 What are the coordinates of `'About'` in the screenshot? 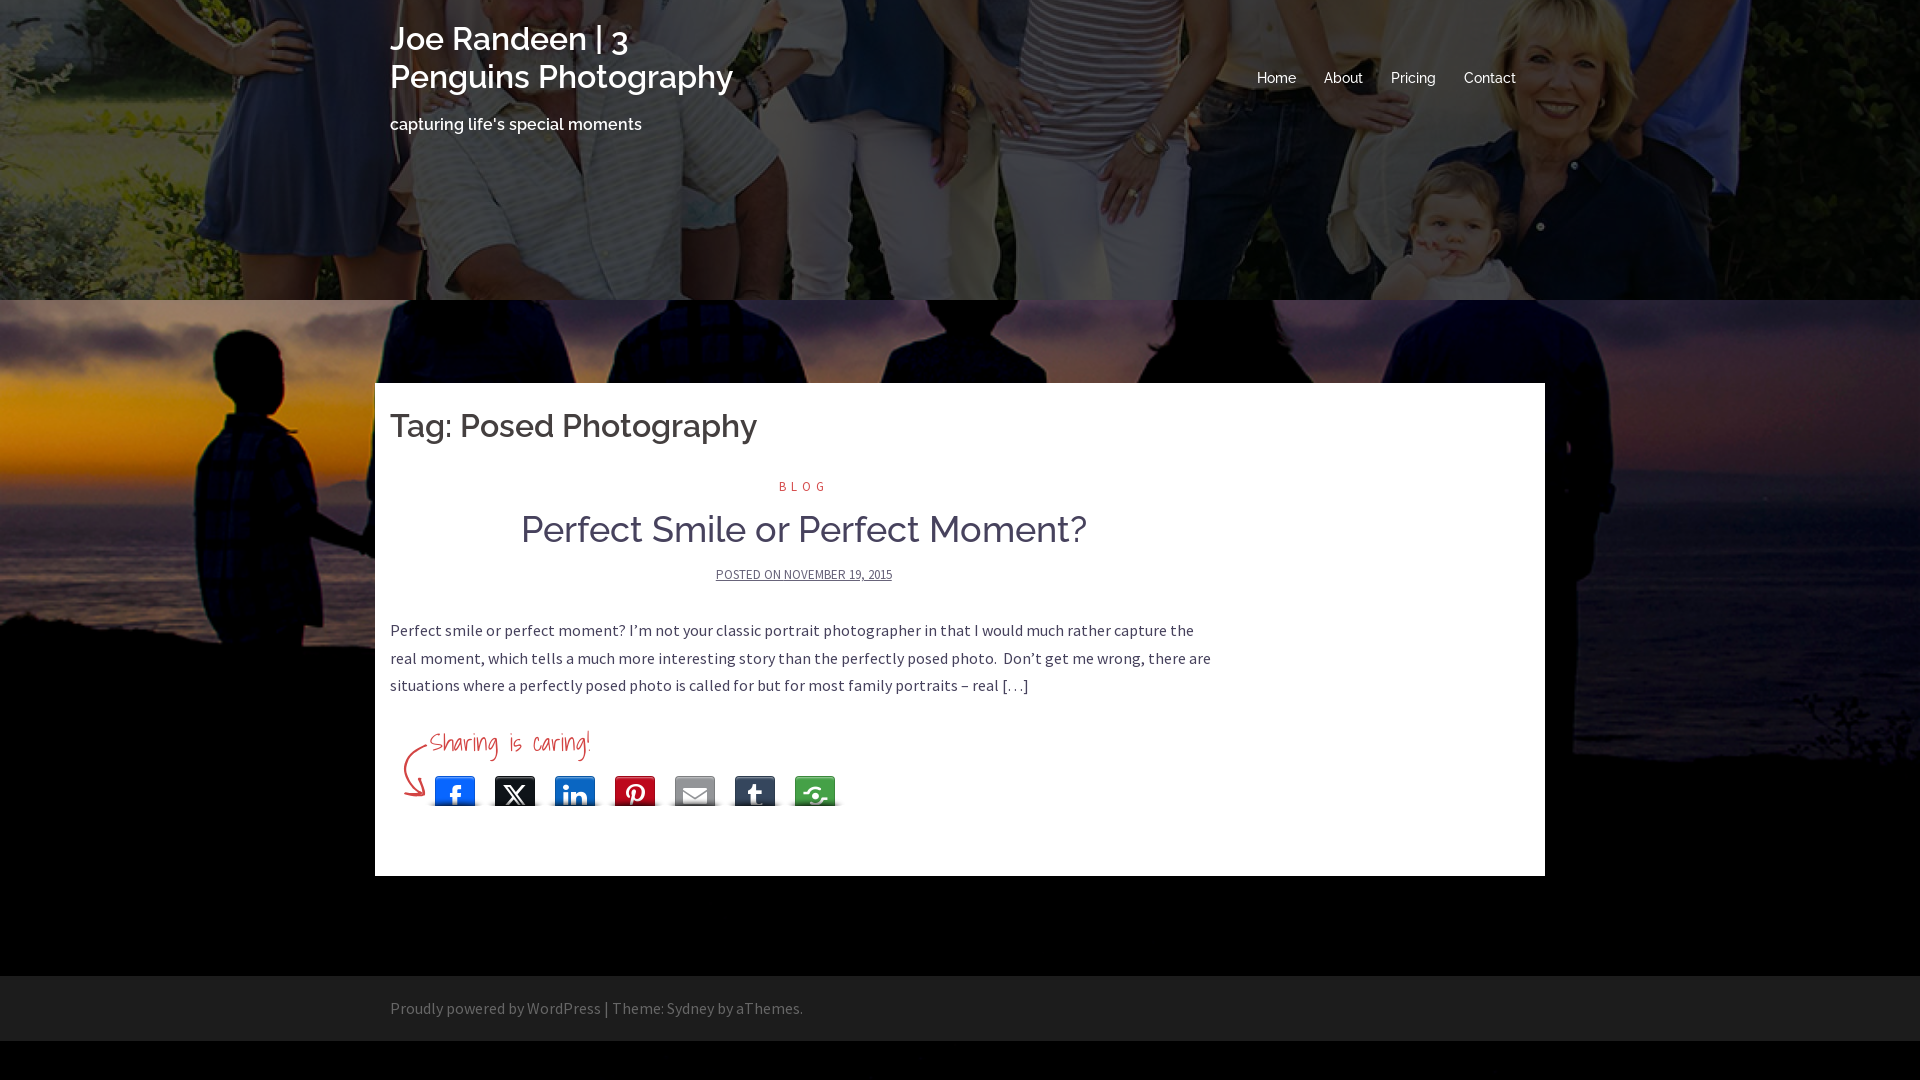 It's located at (1324, 77).